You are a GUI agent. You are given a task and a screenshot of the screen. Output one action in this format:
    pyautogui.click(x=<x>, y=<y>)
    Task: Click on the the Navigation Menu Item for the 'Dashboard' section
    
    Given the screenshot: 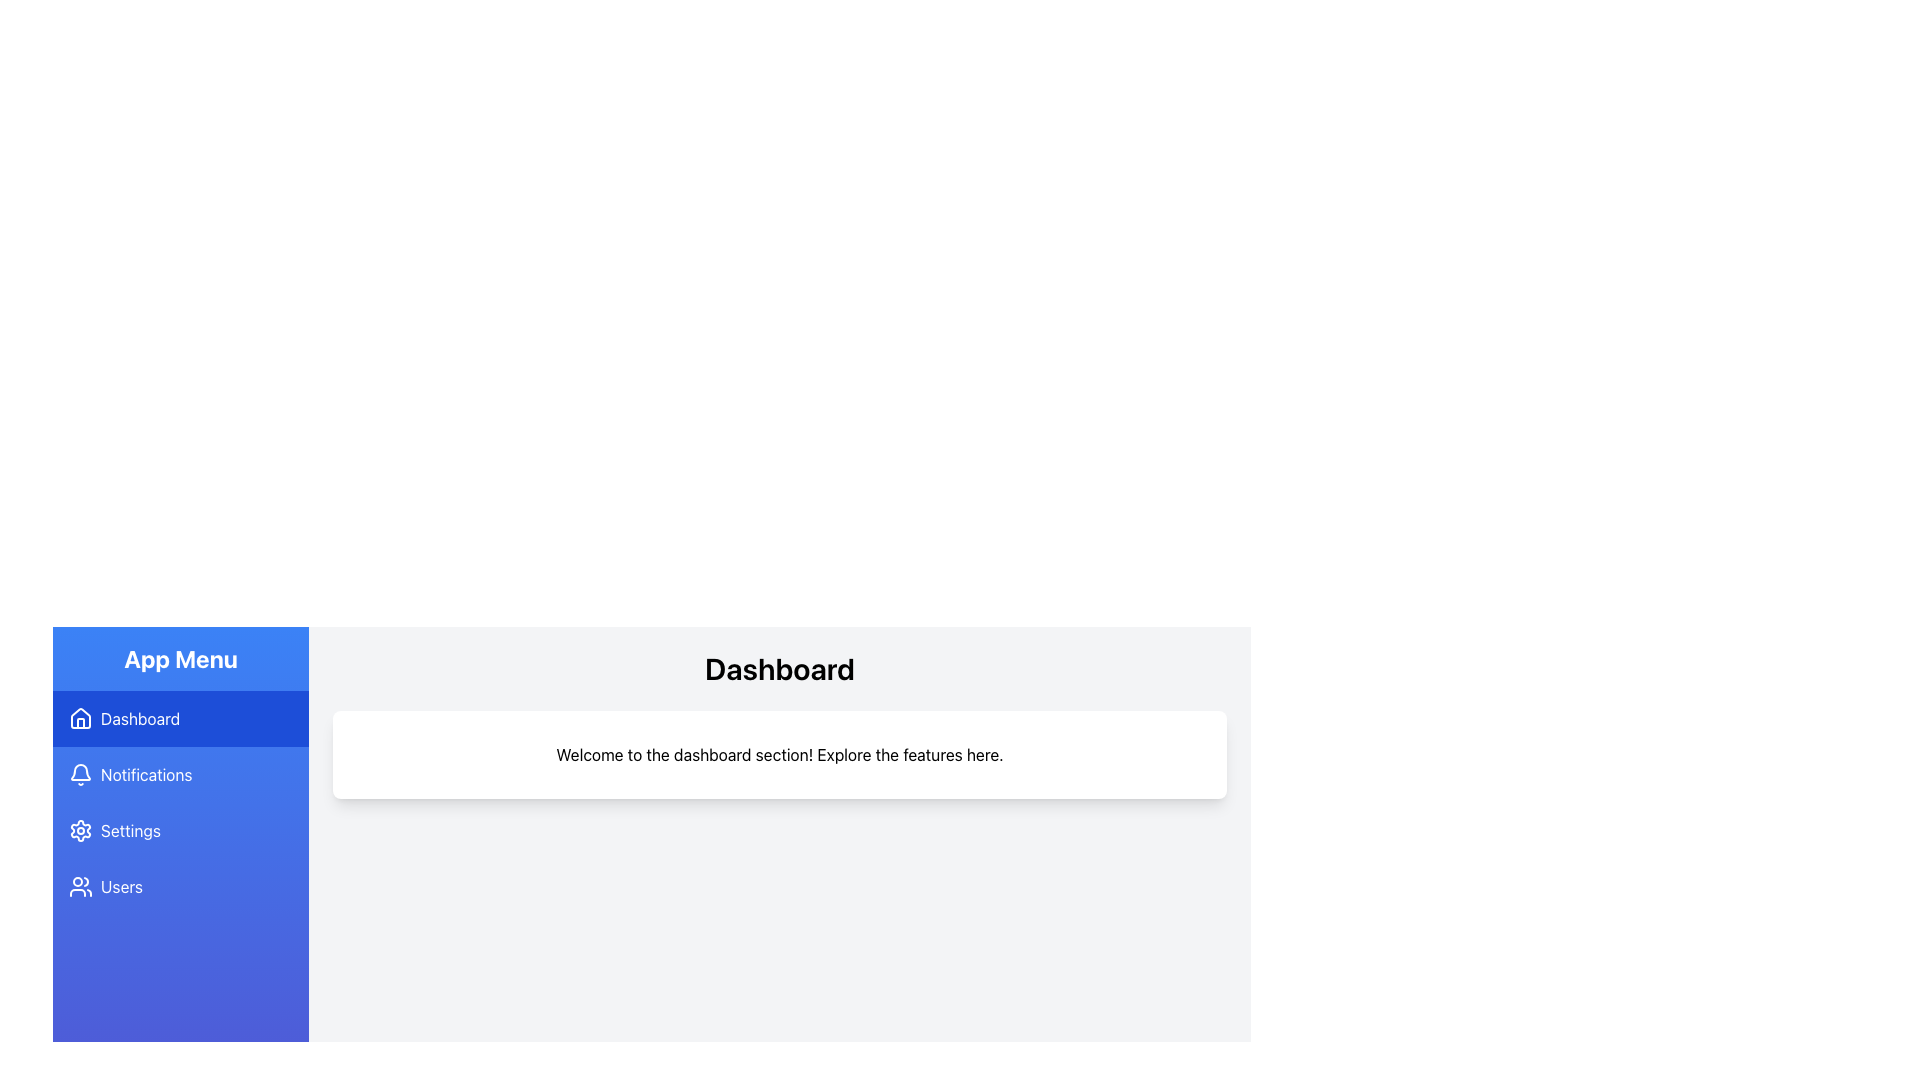 What is the action you would take?
    pyautogui.click(x=181, y=717)
    